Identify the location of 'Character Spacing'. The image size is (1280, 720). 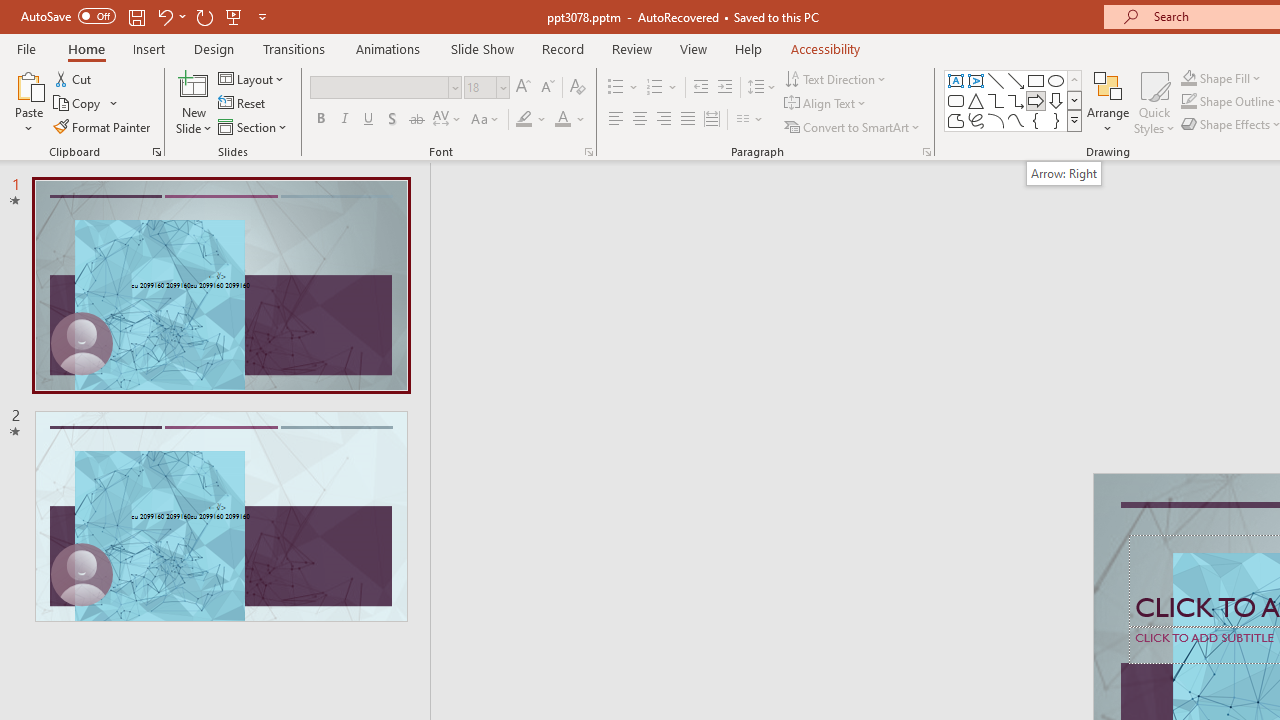
(447, 119).